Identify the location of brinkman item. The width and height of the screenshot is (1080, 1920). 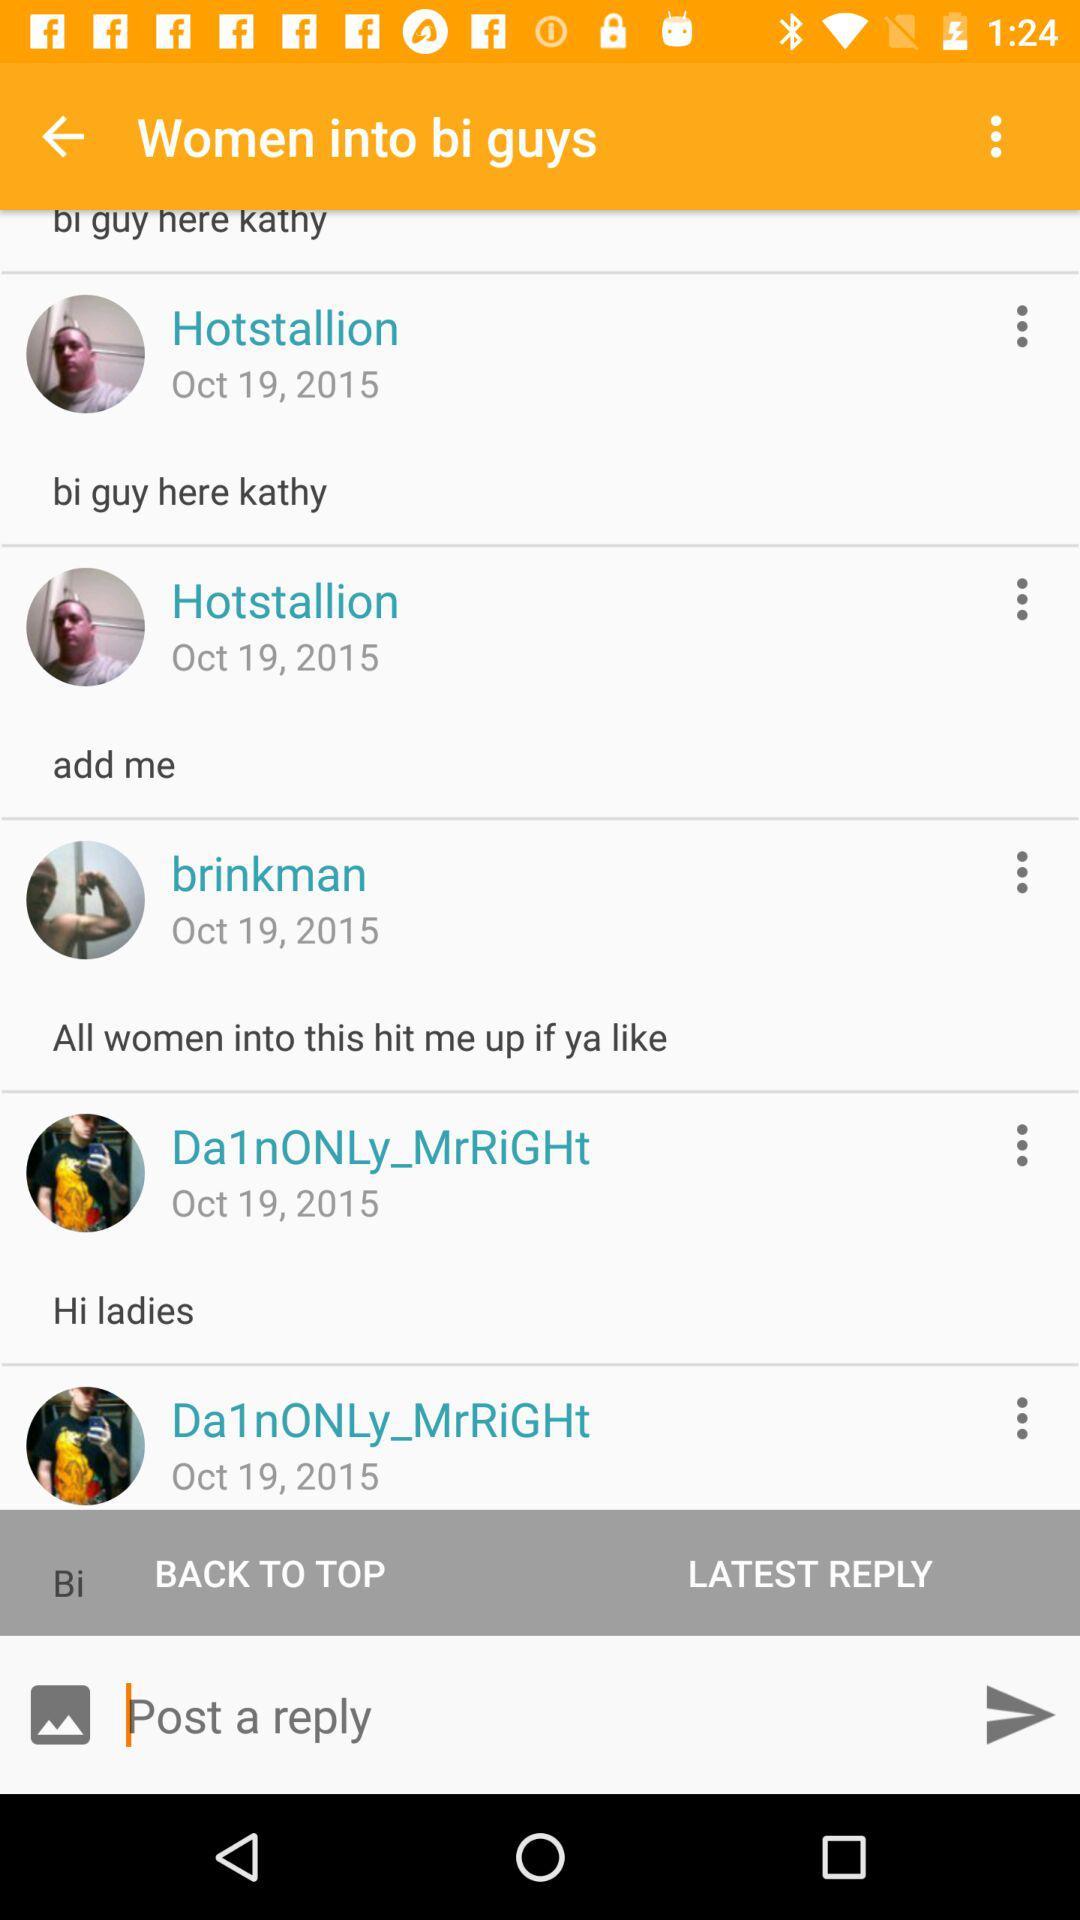
(268, 872).